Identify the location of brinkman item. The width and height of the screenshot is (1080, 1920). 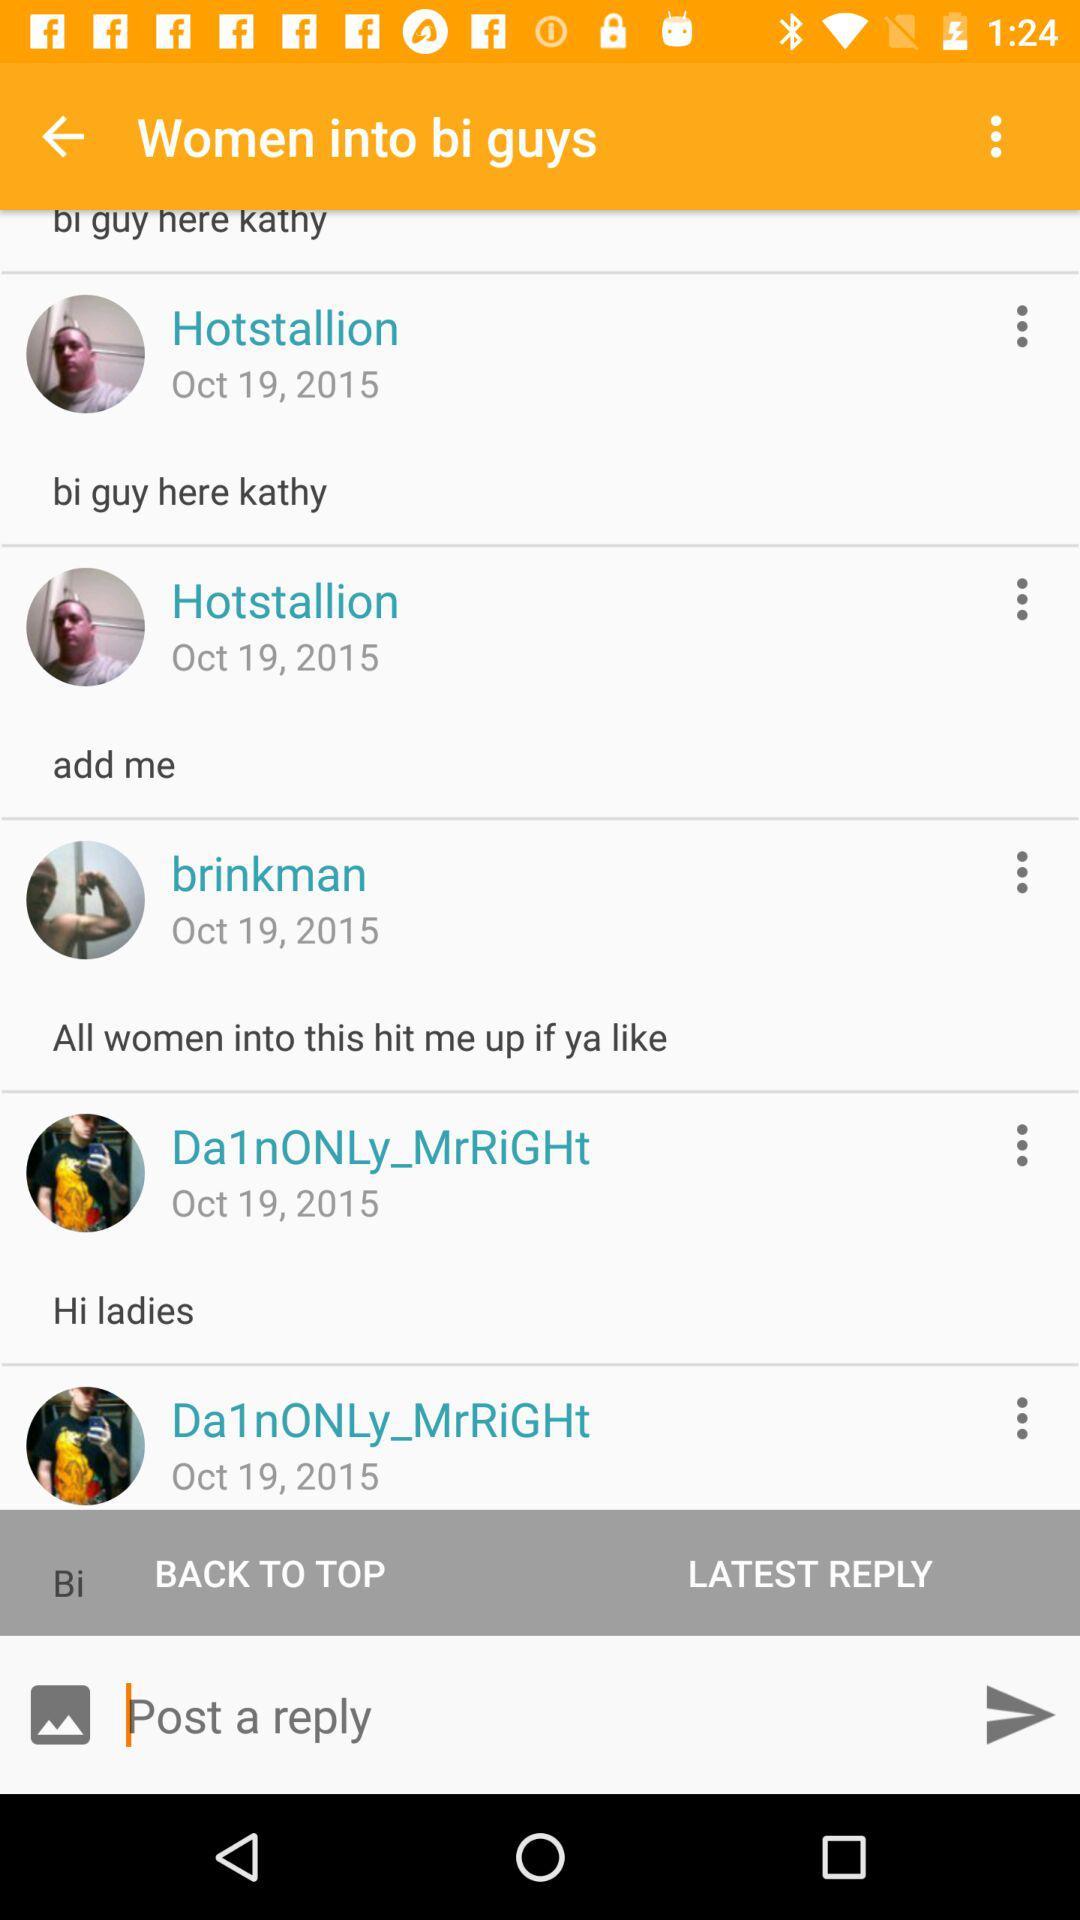
(268, 872).